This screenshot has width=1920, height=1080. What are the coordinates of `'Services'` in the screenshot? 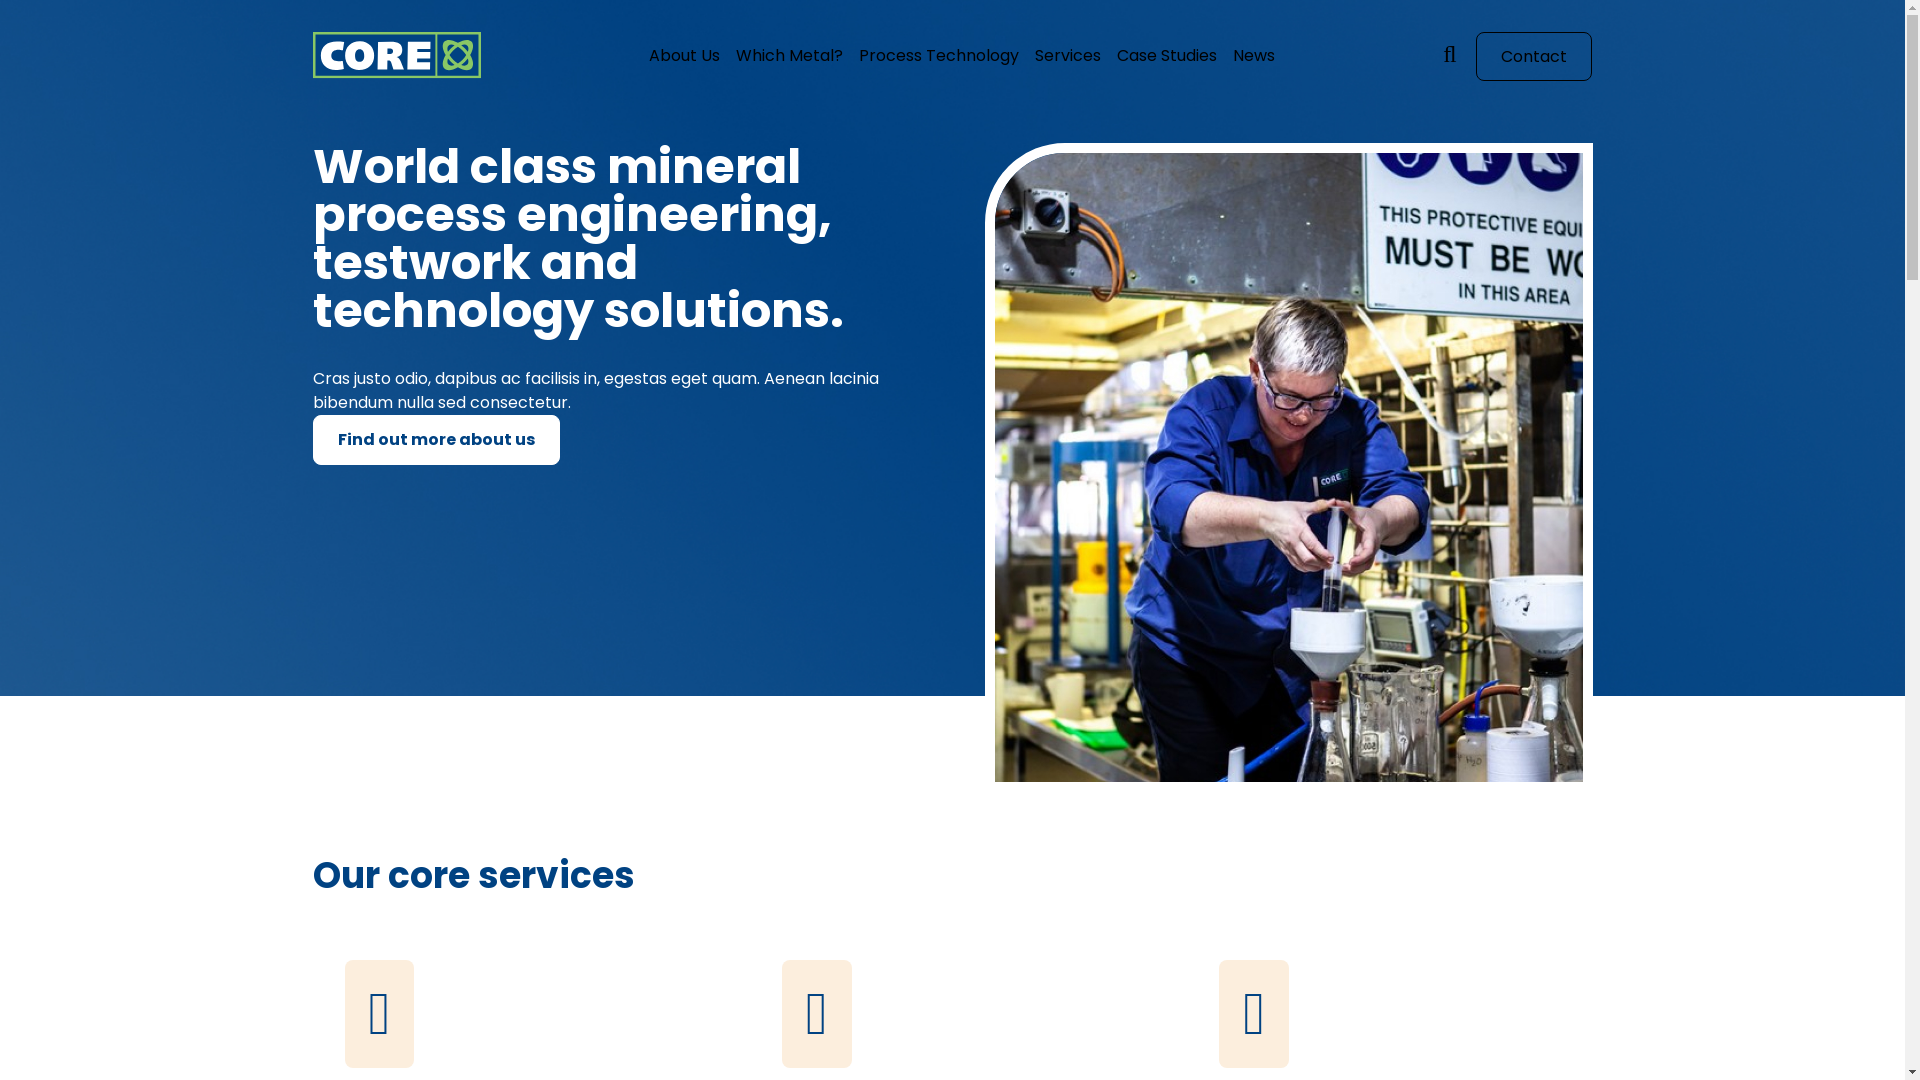 It's located at (1067, 54).